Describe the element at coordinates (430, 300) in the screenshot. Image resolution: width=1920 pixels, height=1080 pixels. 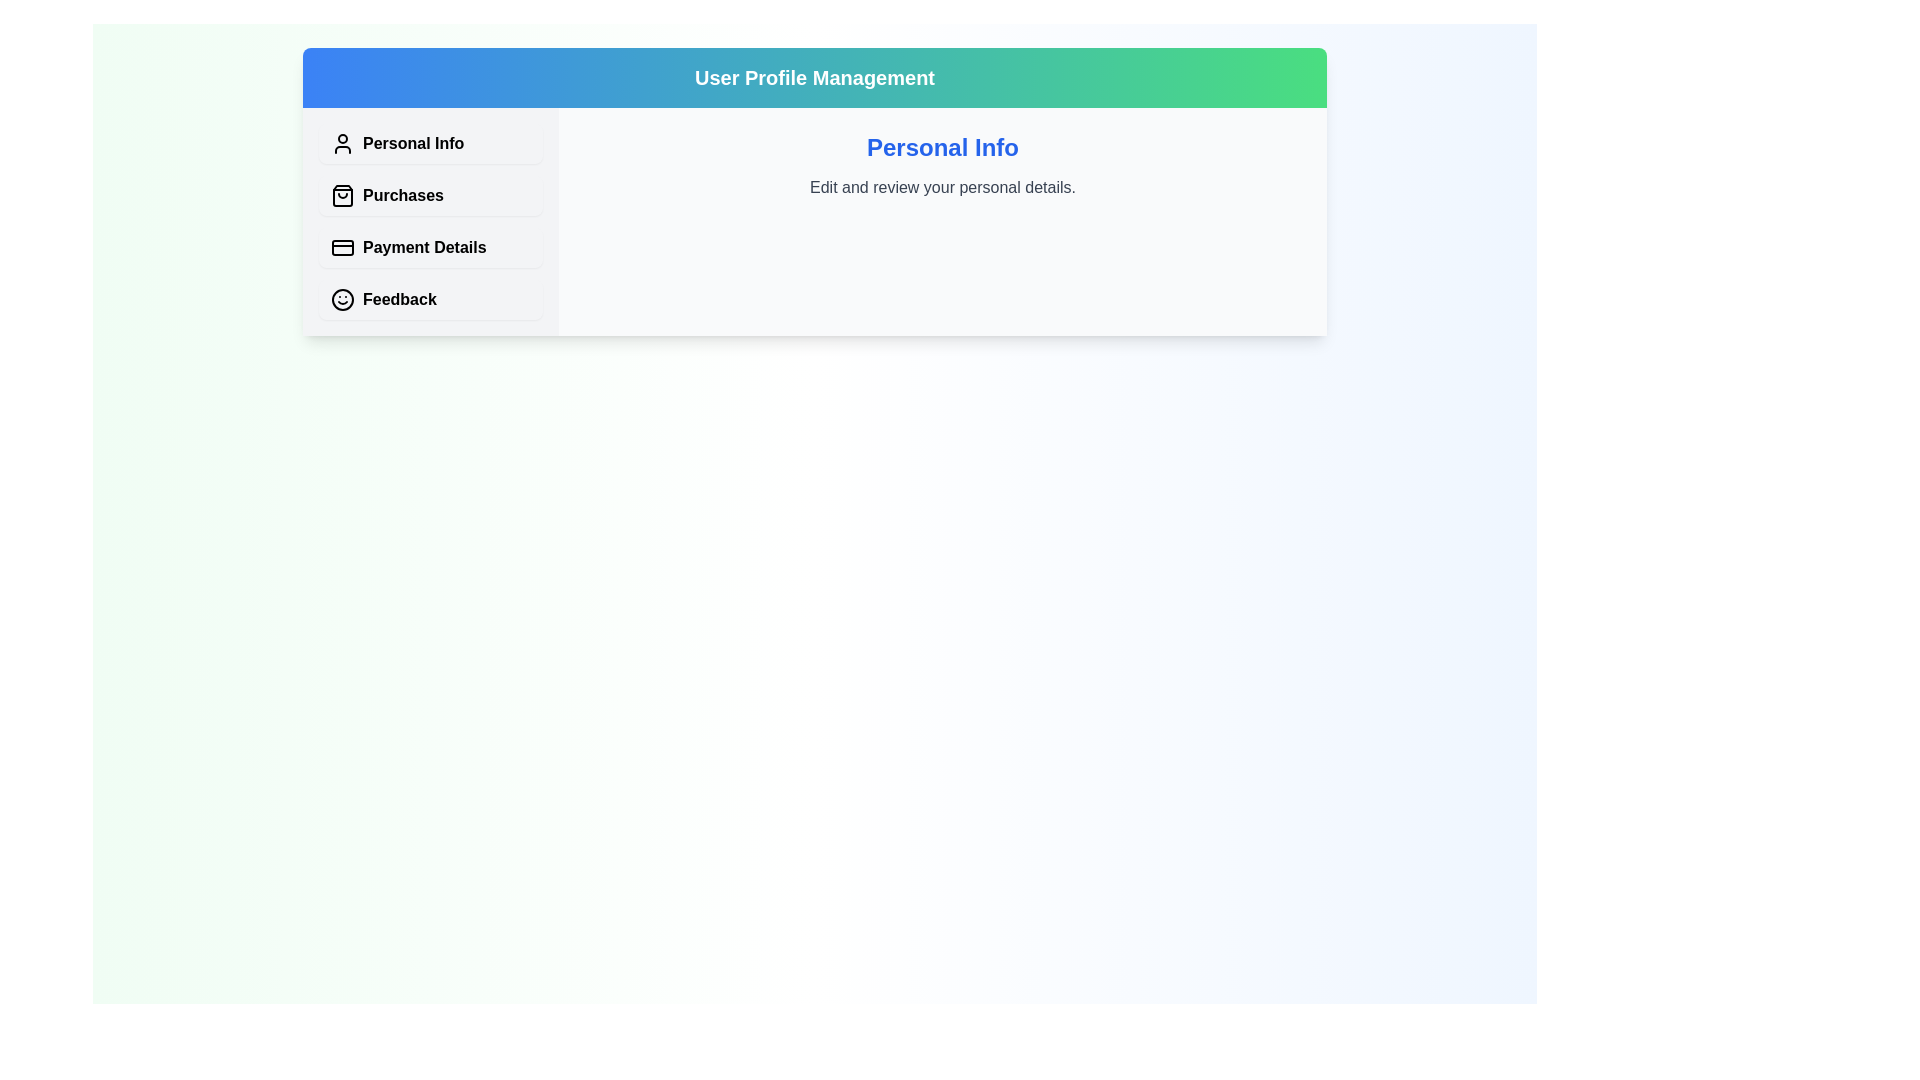
I see `the tab corresponding to Feedback to view its content` at that location.